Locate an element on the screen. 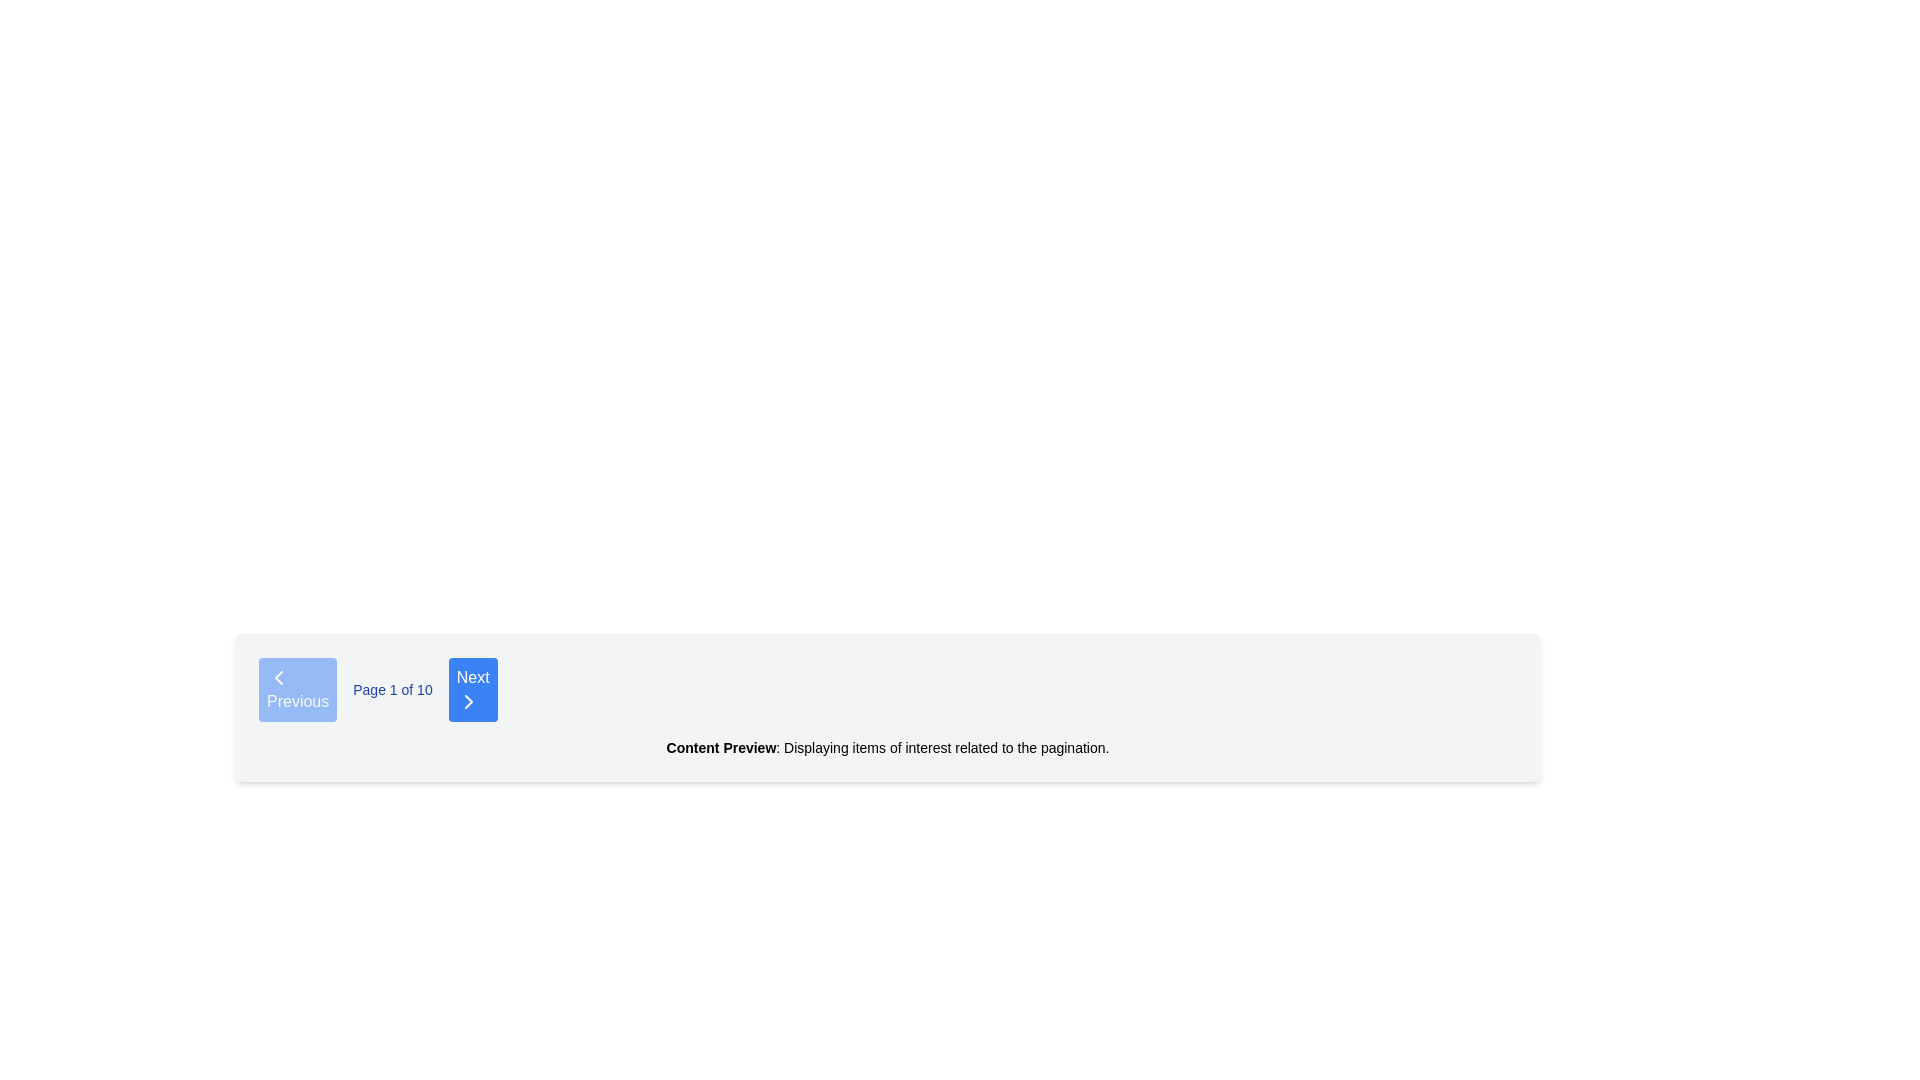 This screenshot has height=1080, width=1920. the 'Previous' button, which has white text on a blue background and a left-chevron icon is located at coordinates (297, 689).